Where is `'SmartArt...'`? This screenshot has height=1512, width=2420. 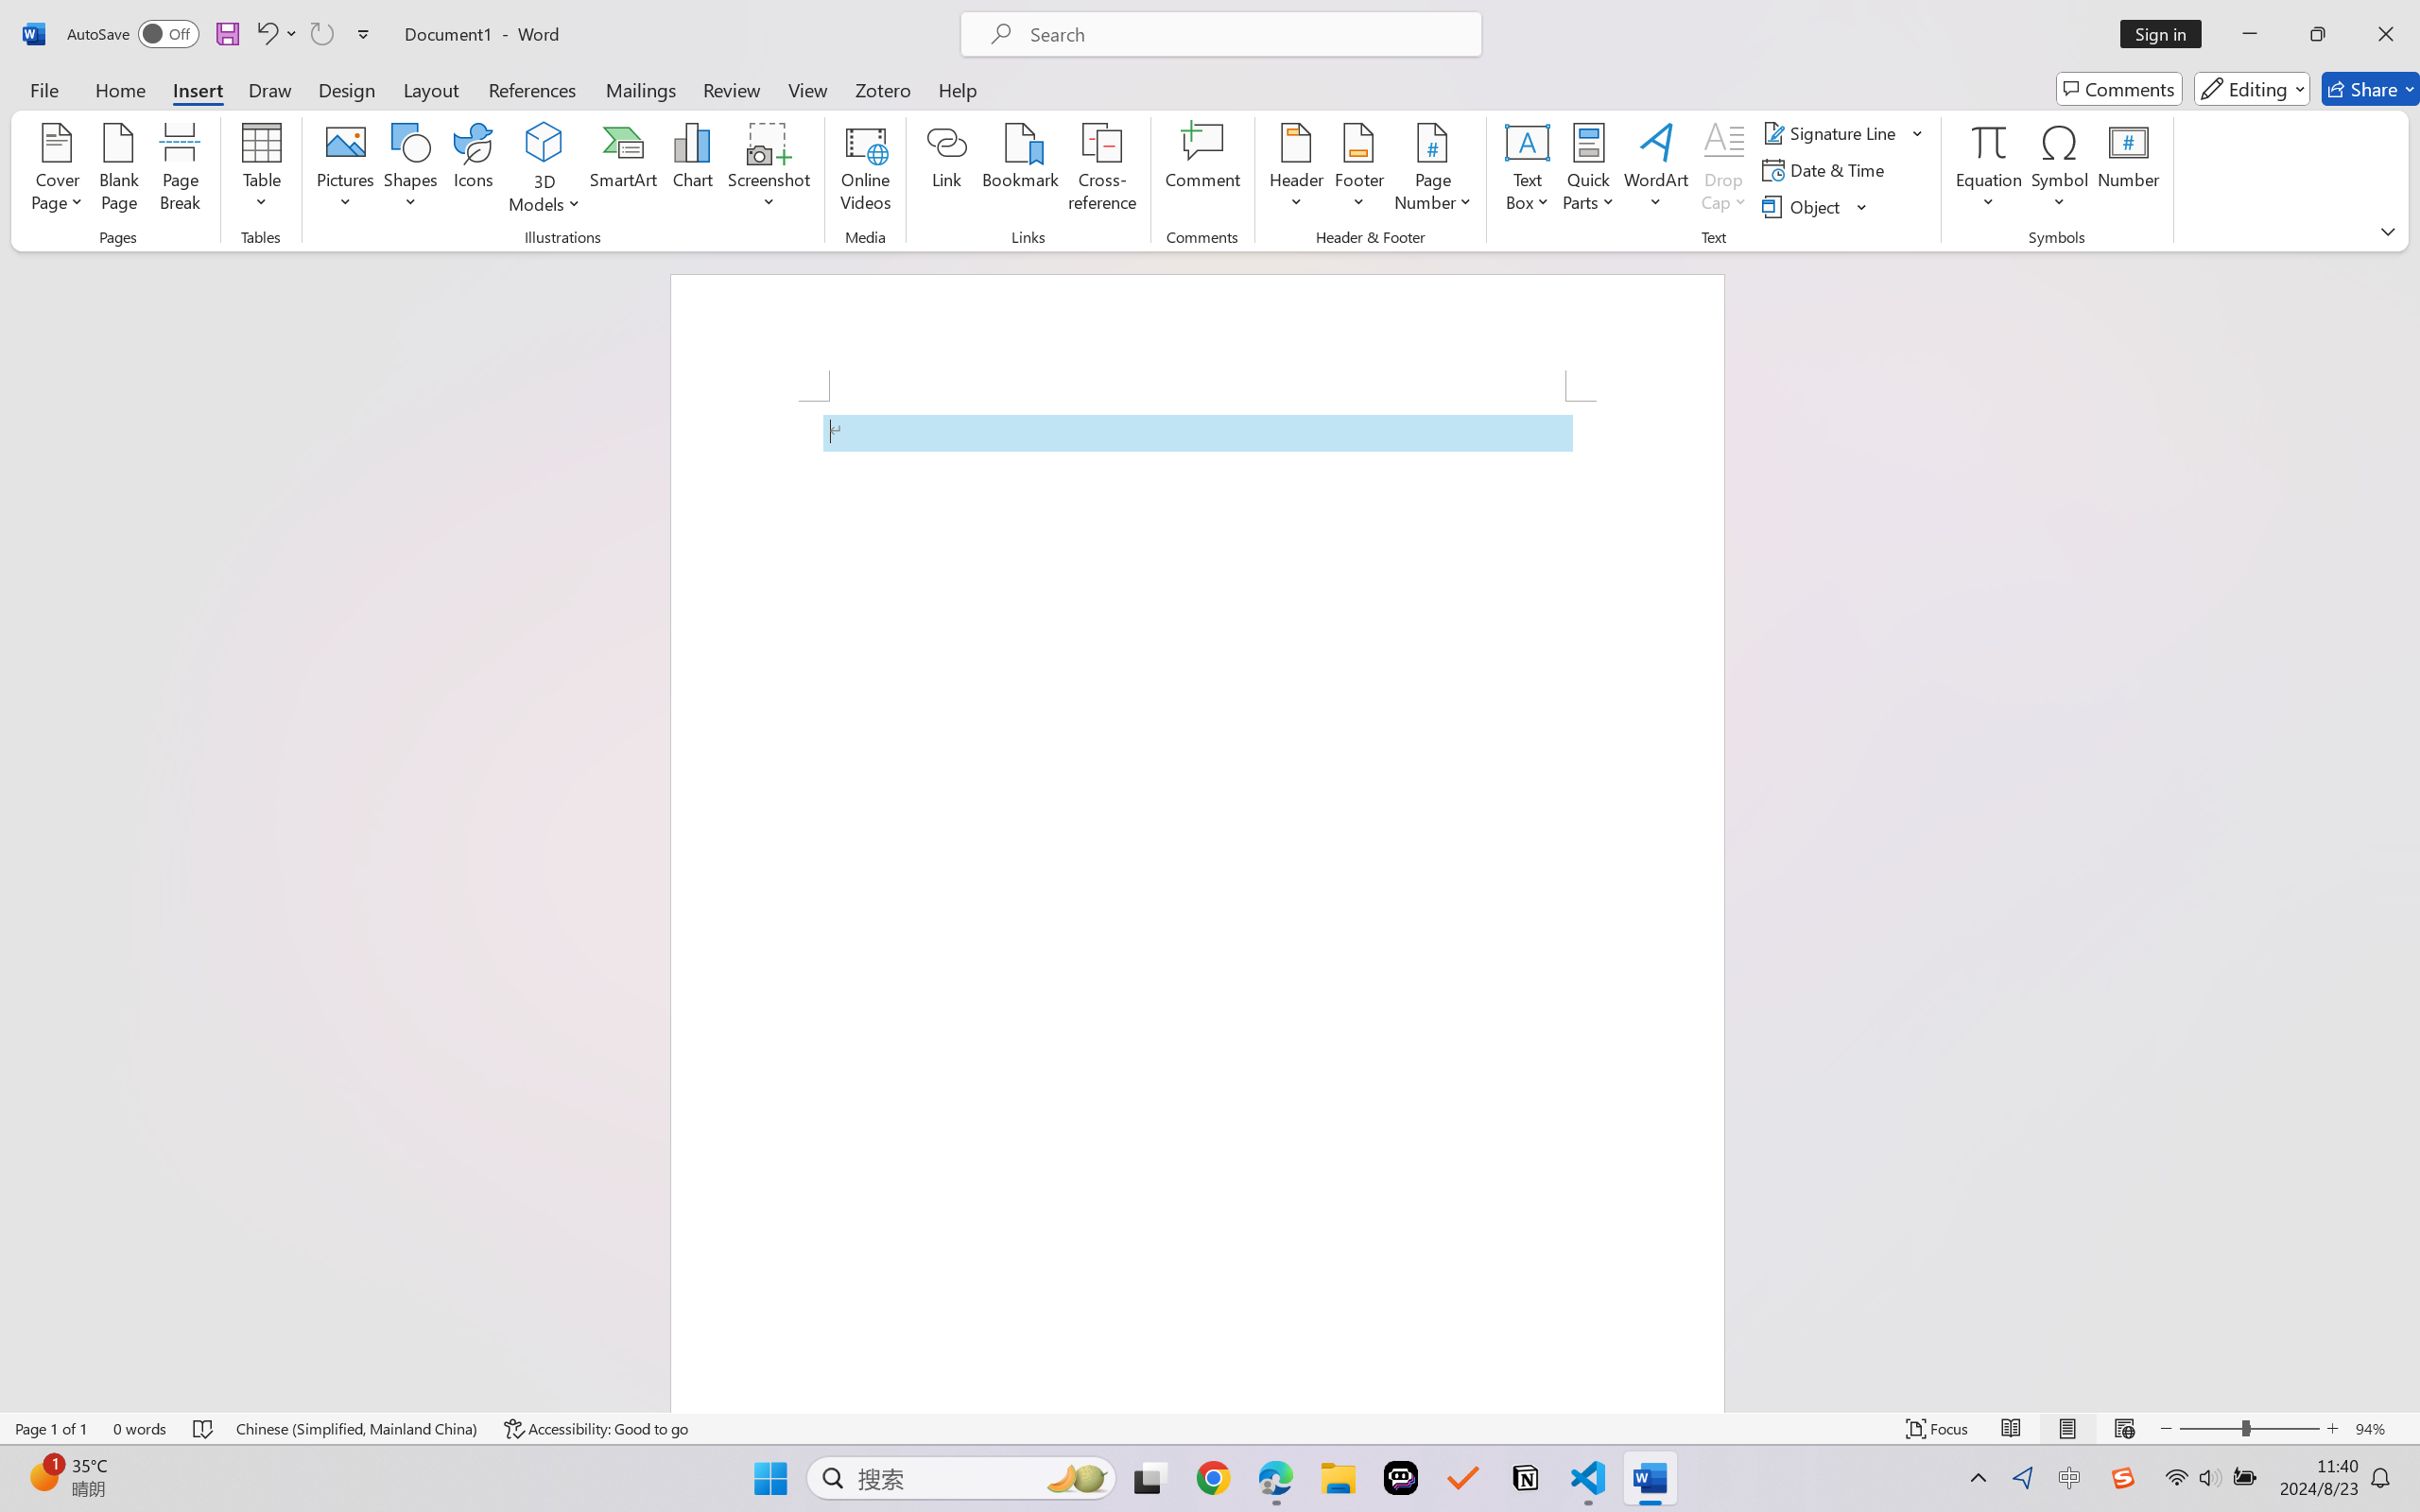
'SmartArt...' is located at coordinates (624, 170).